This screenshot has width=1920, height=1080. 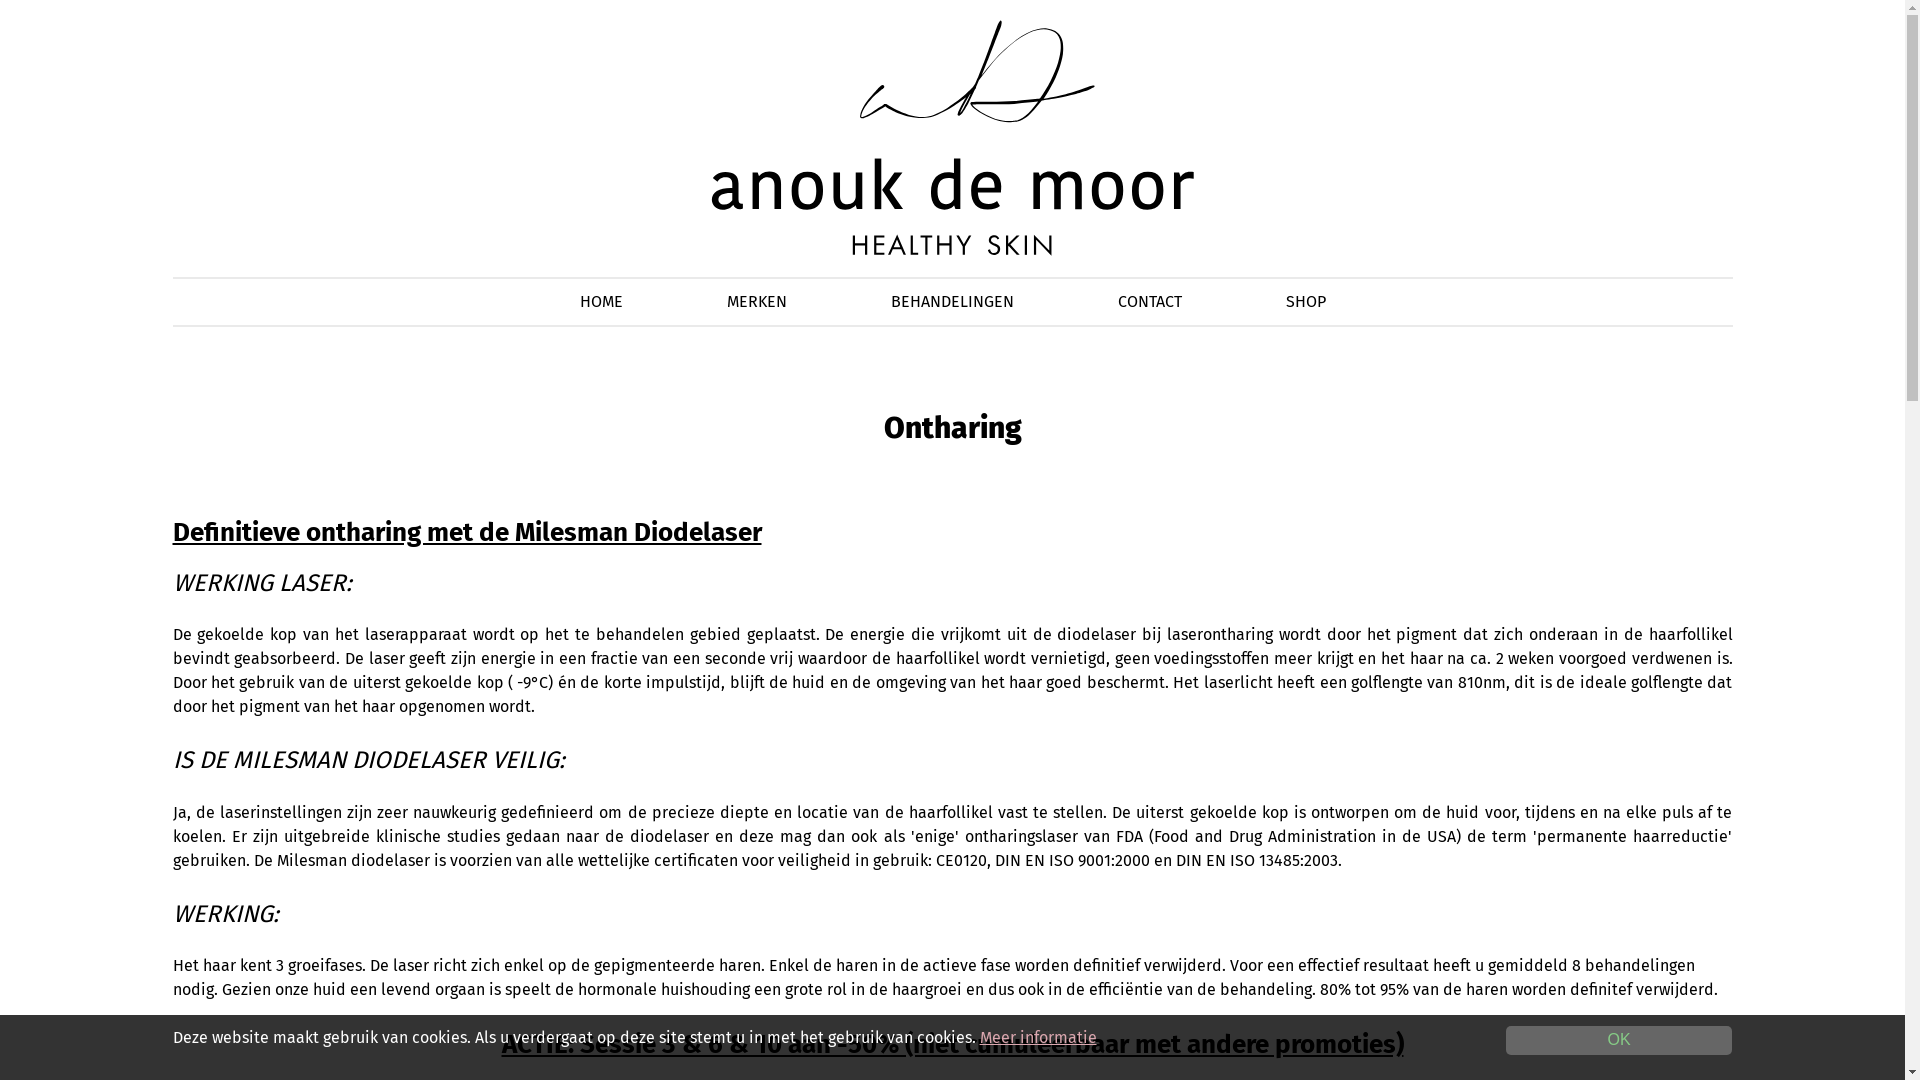 I want to click on 'HOME', so click(x=600, y=301).